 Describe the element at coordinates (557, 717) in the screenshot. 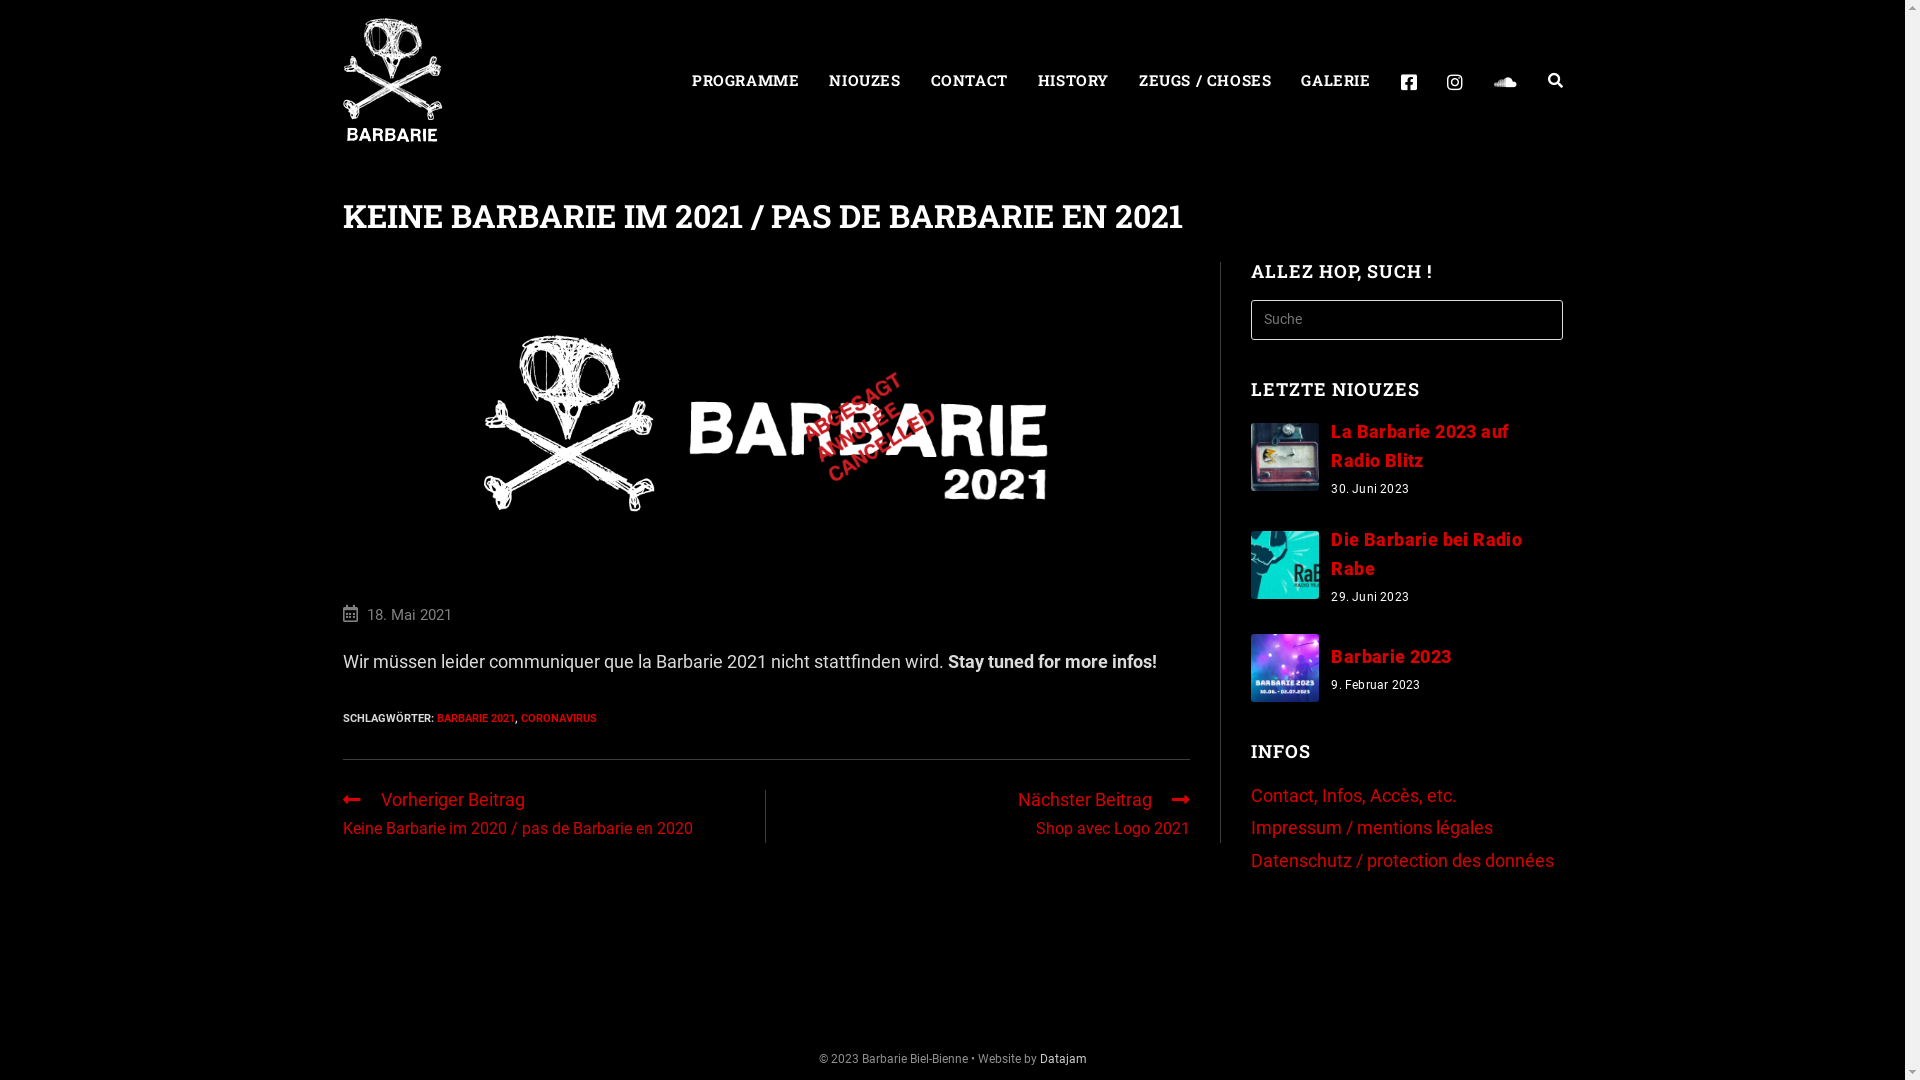

I see `'CORONAVIRUS'` at that location.